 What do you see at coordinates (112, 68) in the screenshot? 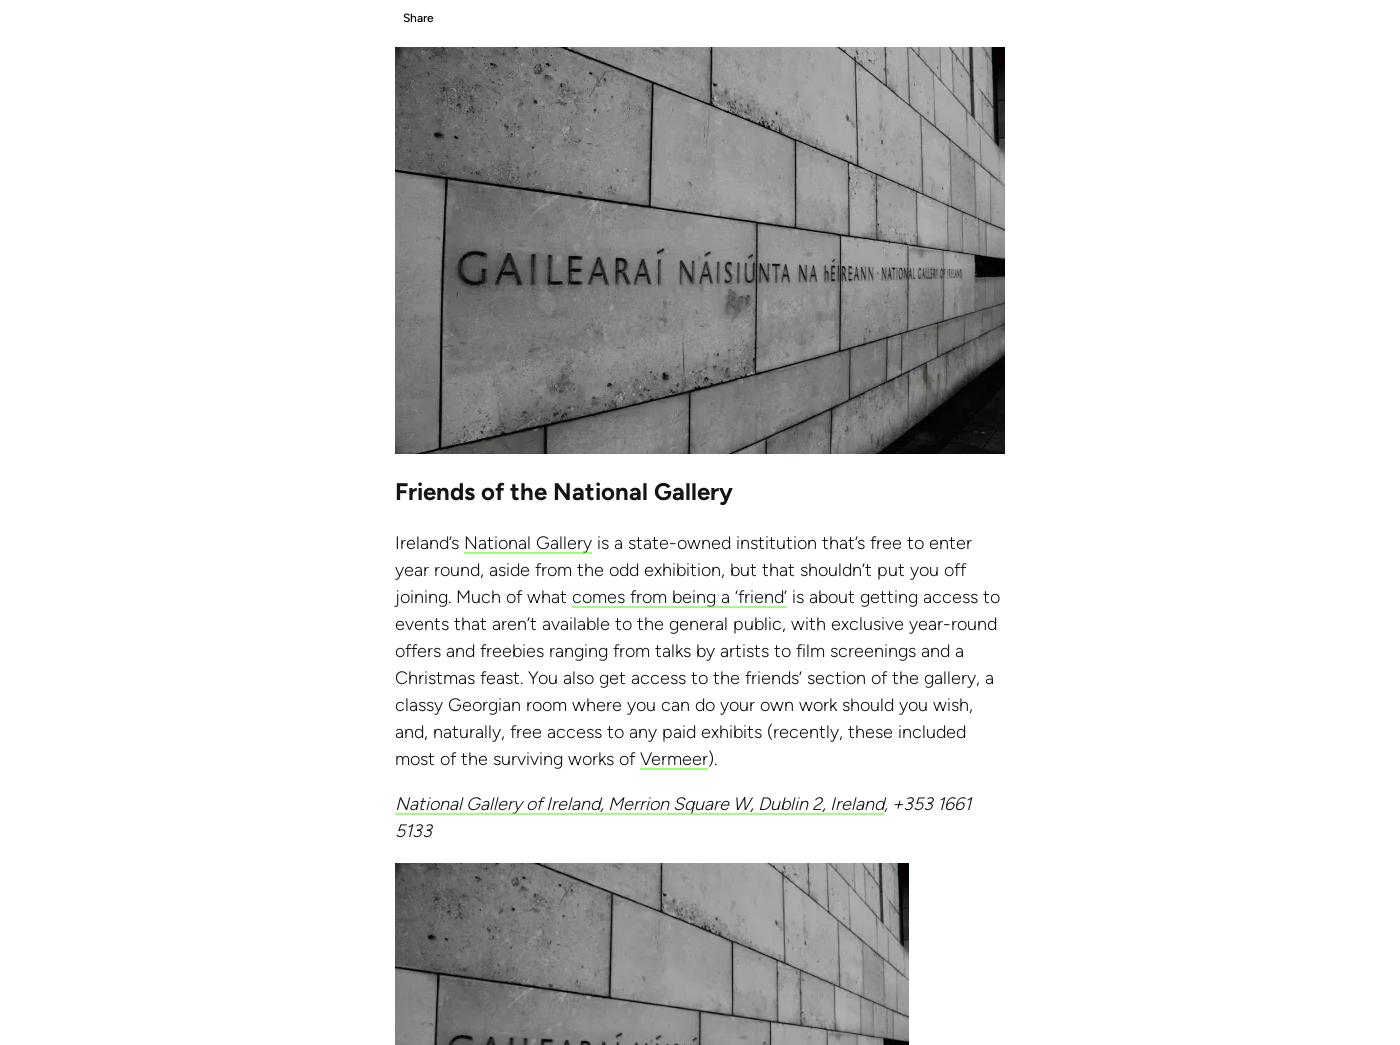
I see `'Vietnam'` at bounding box center [112, 68].